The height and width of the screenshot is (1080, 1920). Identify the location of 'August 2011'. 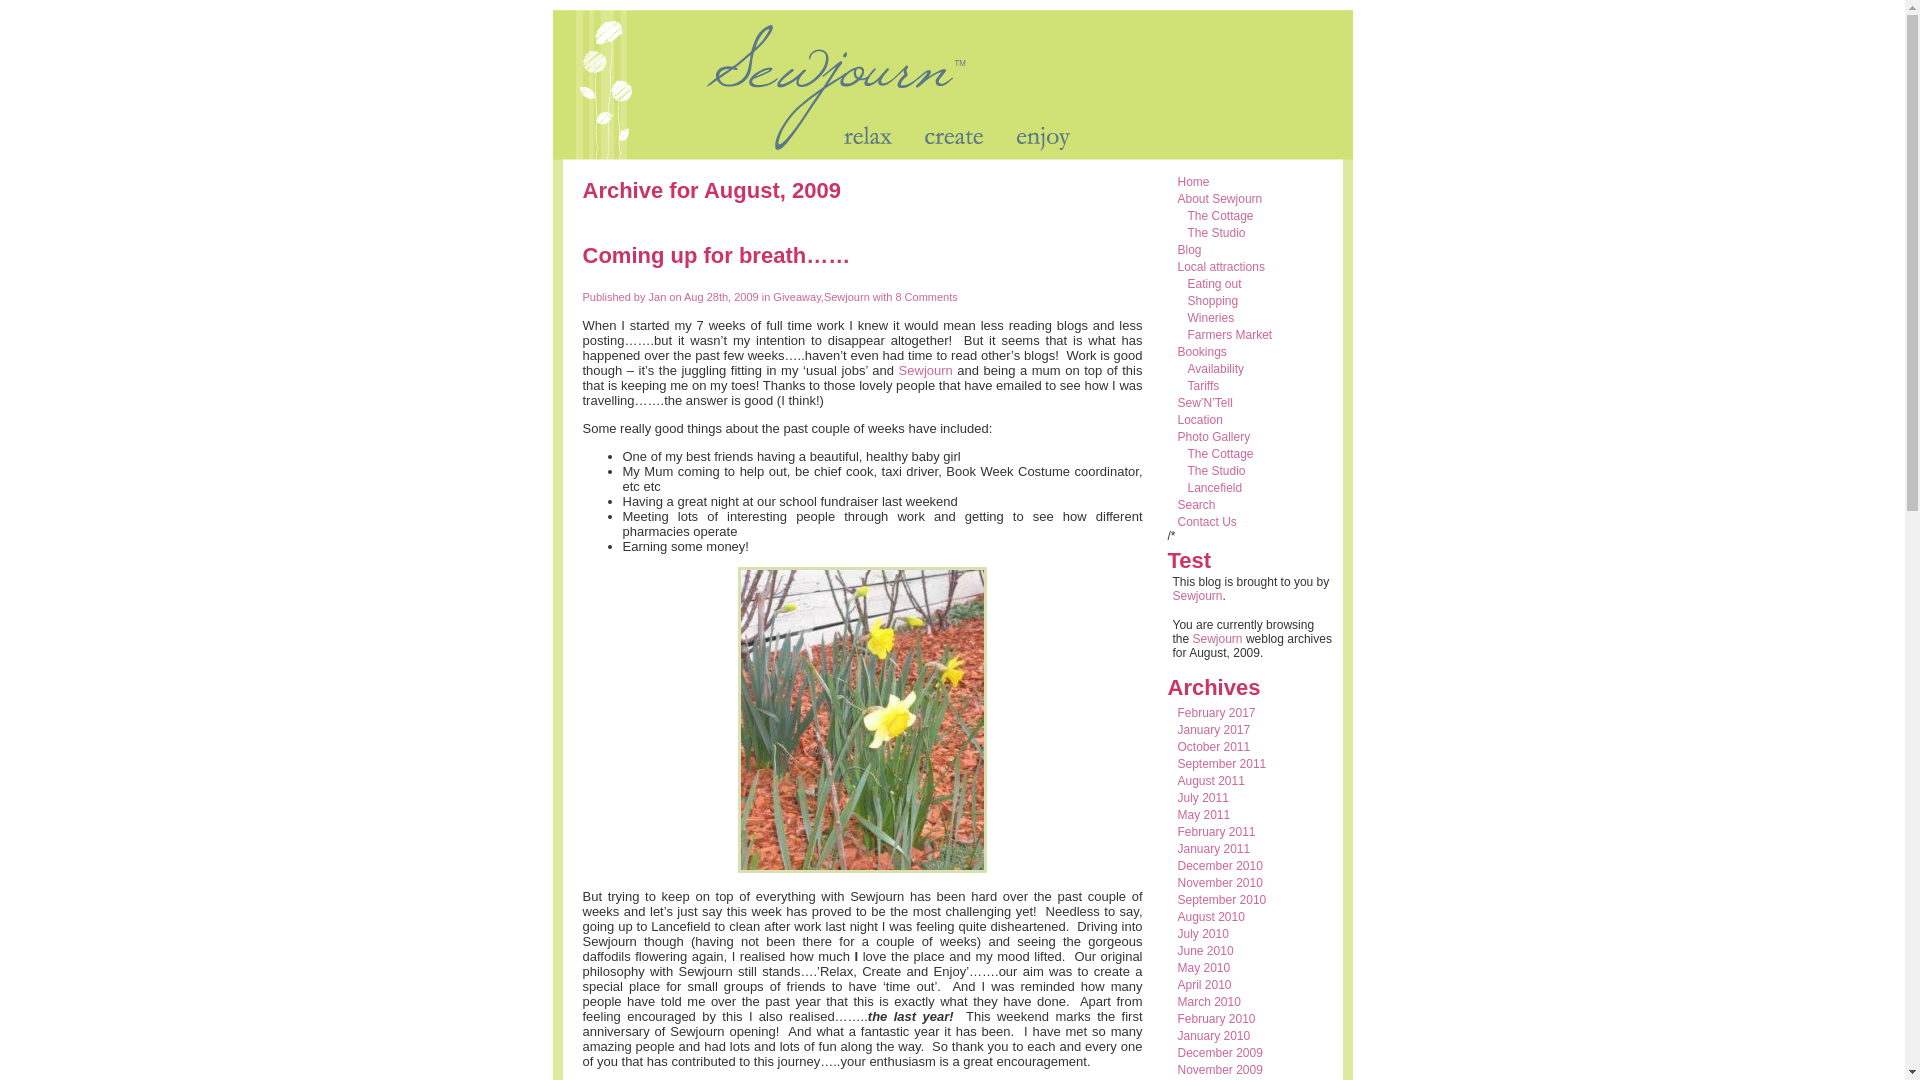
(1177, 779).